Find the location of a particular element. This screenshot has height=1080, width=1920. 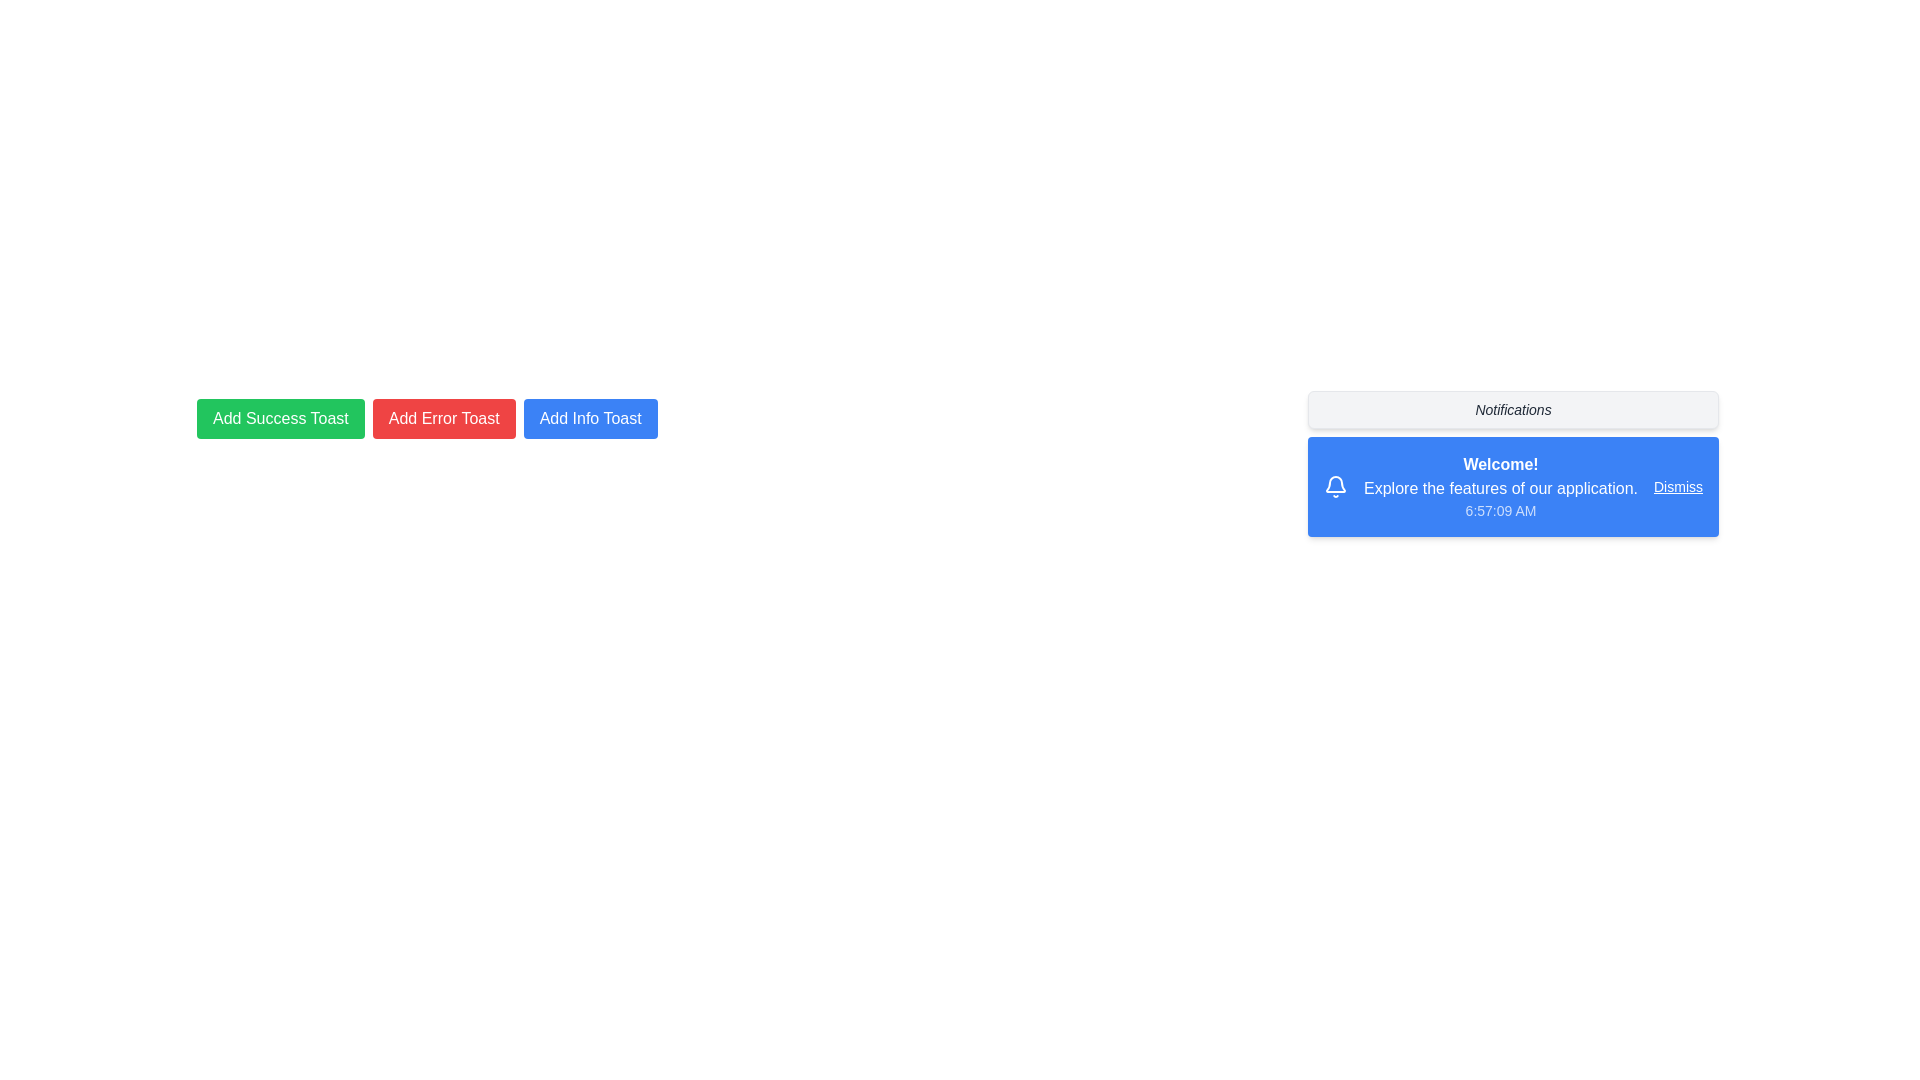

the 'Add Success Toast' button, which is a rectangular button with white text on a green background, to initiate the success toast display is located at coordinates (279, 418).